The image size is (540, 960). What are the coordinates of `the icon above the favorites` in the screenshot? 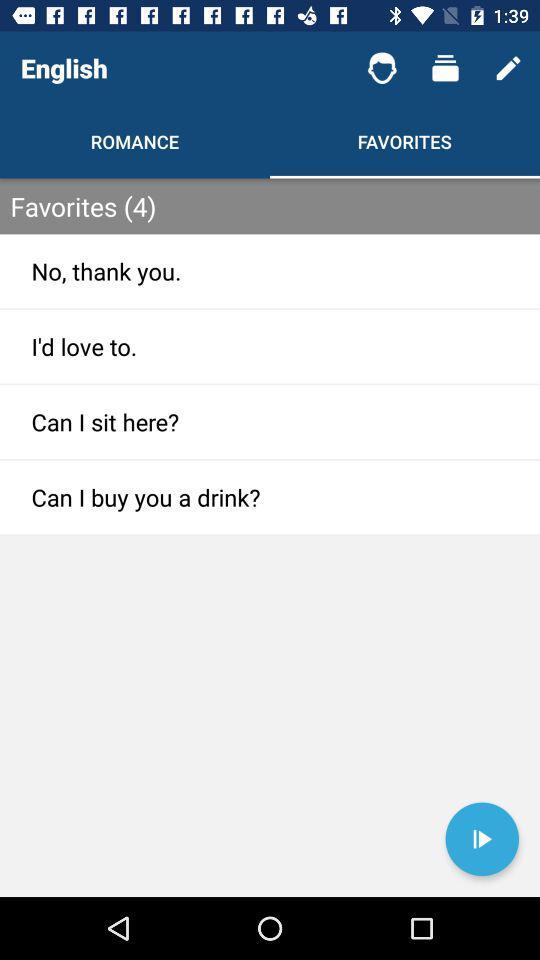 It's located at (445, 68).